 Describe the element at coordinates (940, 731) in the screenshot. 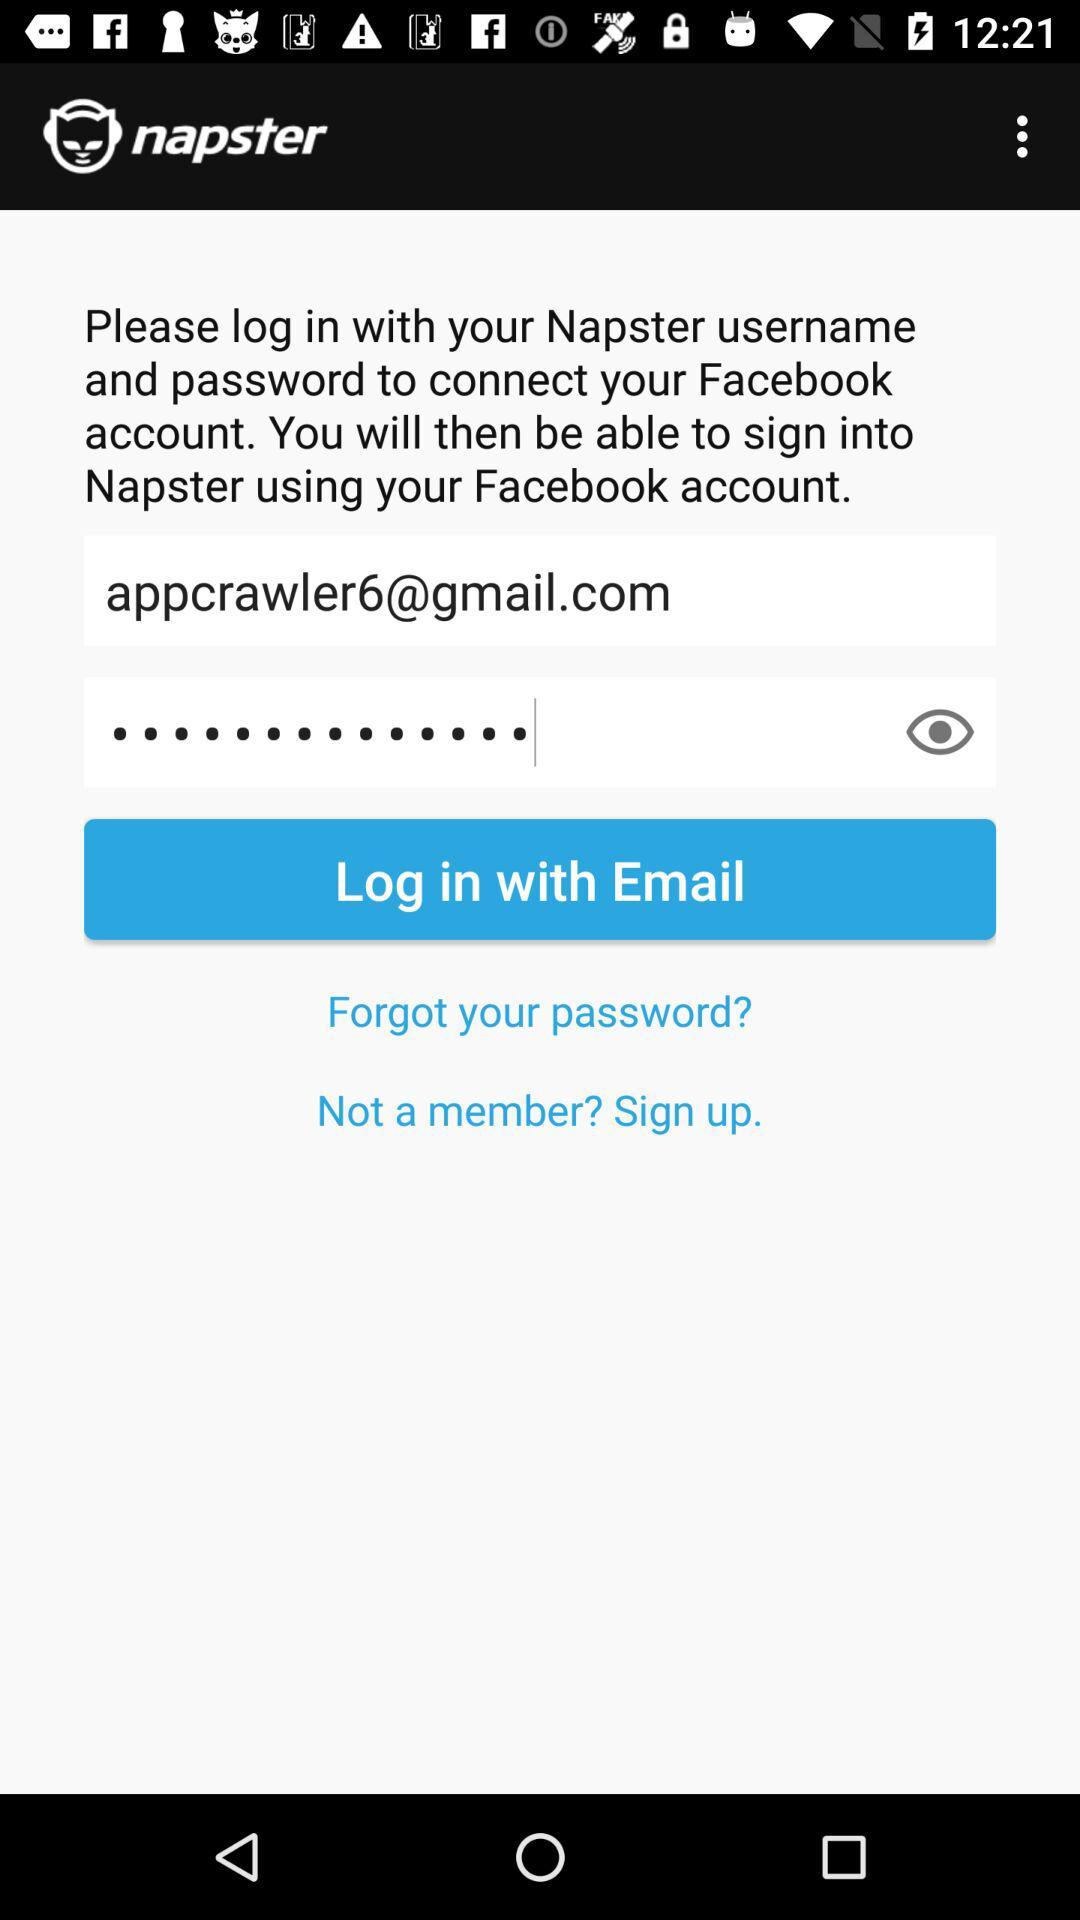

I see `icon on the right` at that location.